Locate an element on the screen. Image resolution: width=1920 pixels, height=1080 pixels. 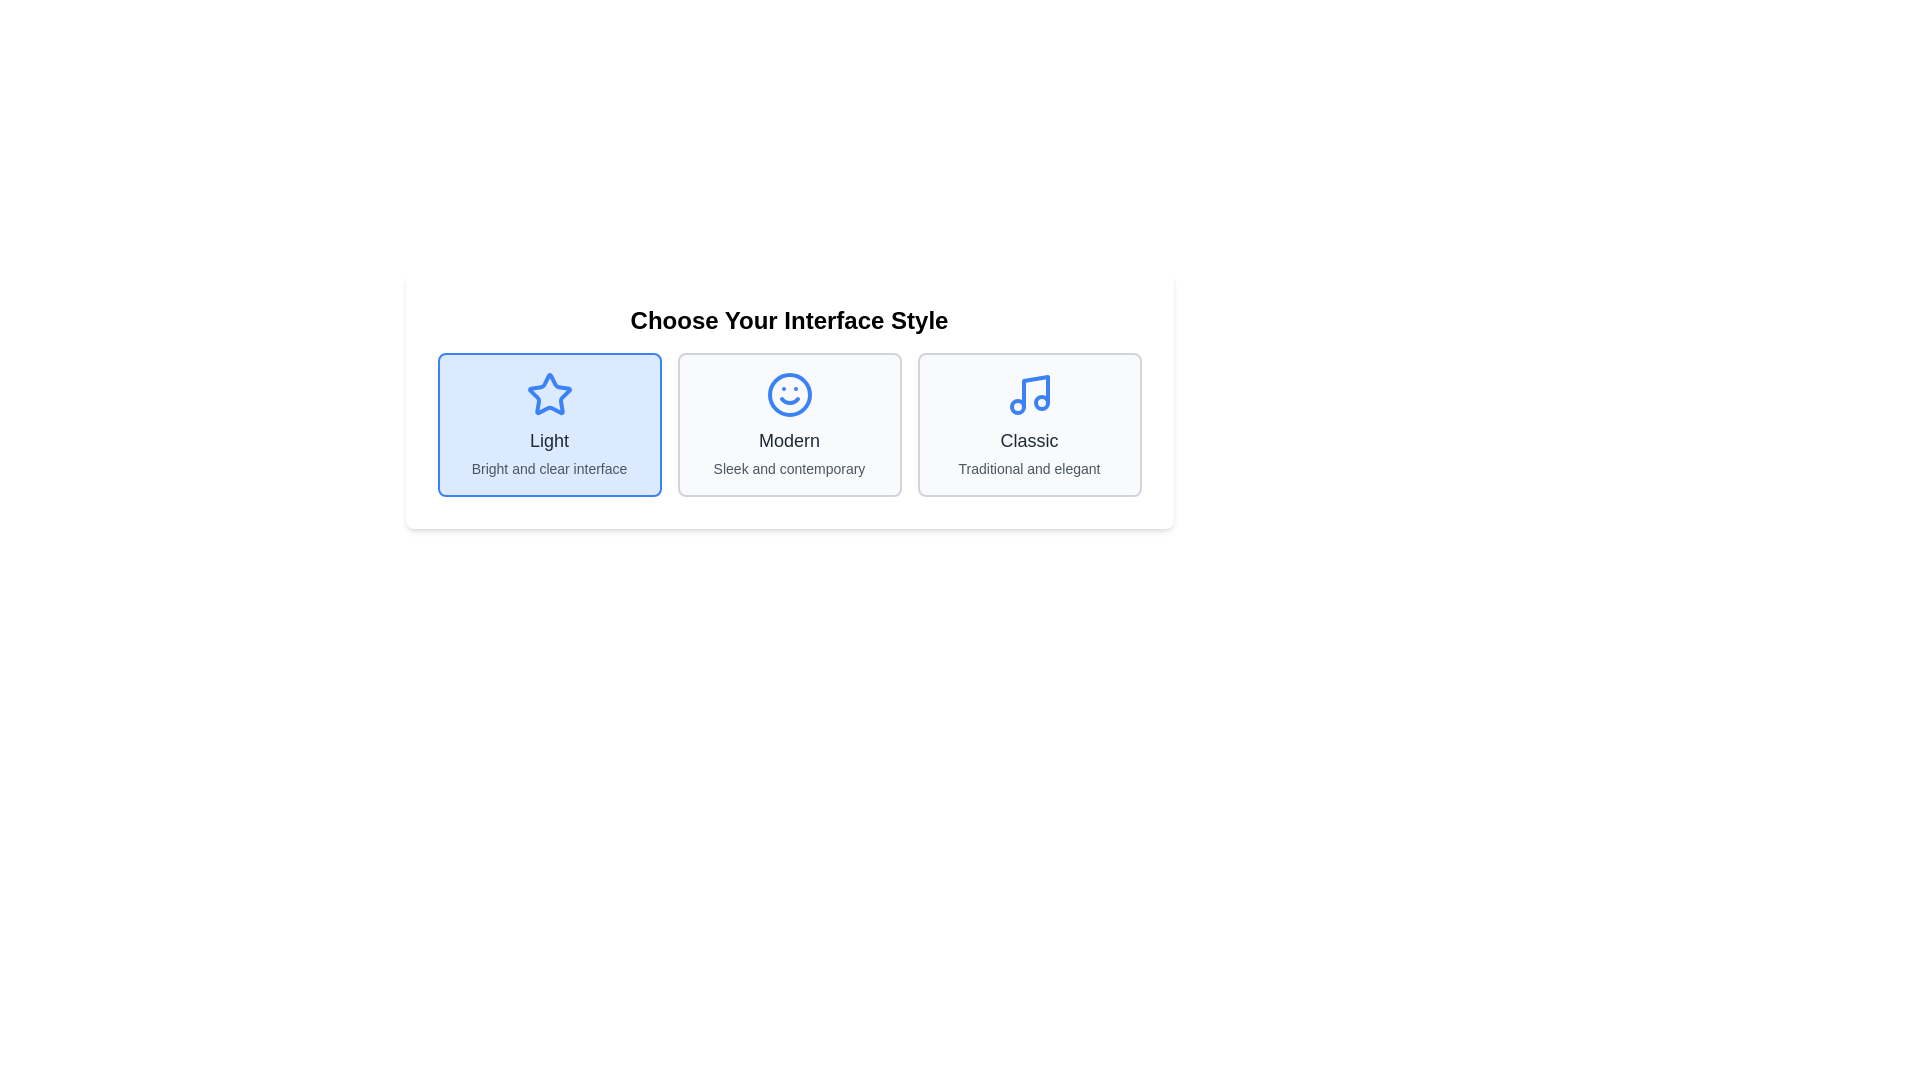
the circular outline icon in the 'Modern' style selection, which is part of a smiley face icon is located at coordinates (788, 394).